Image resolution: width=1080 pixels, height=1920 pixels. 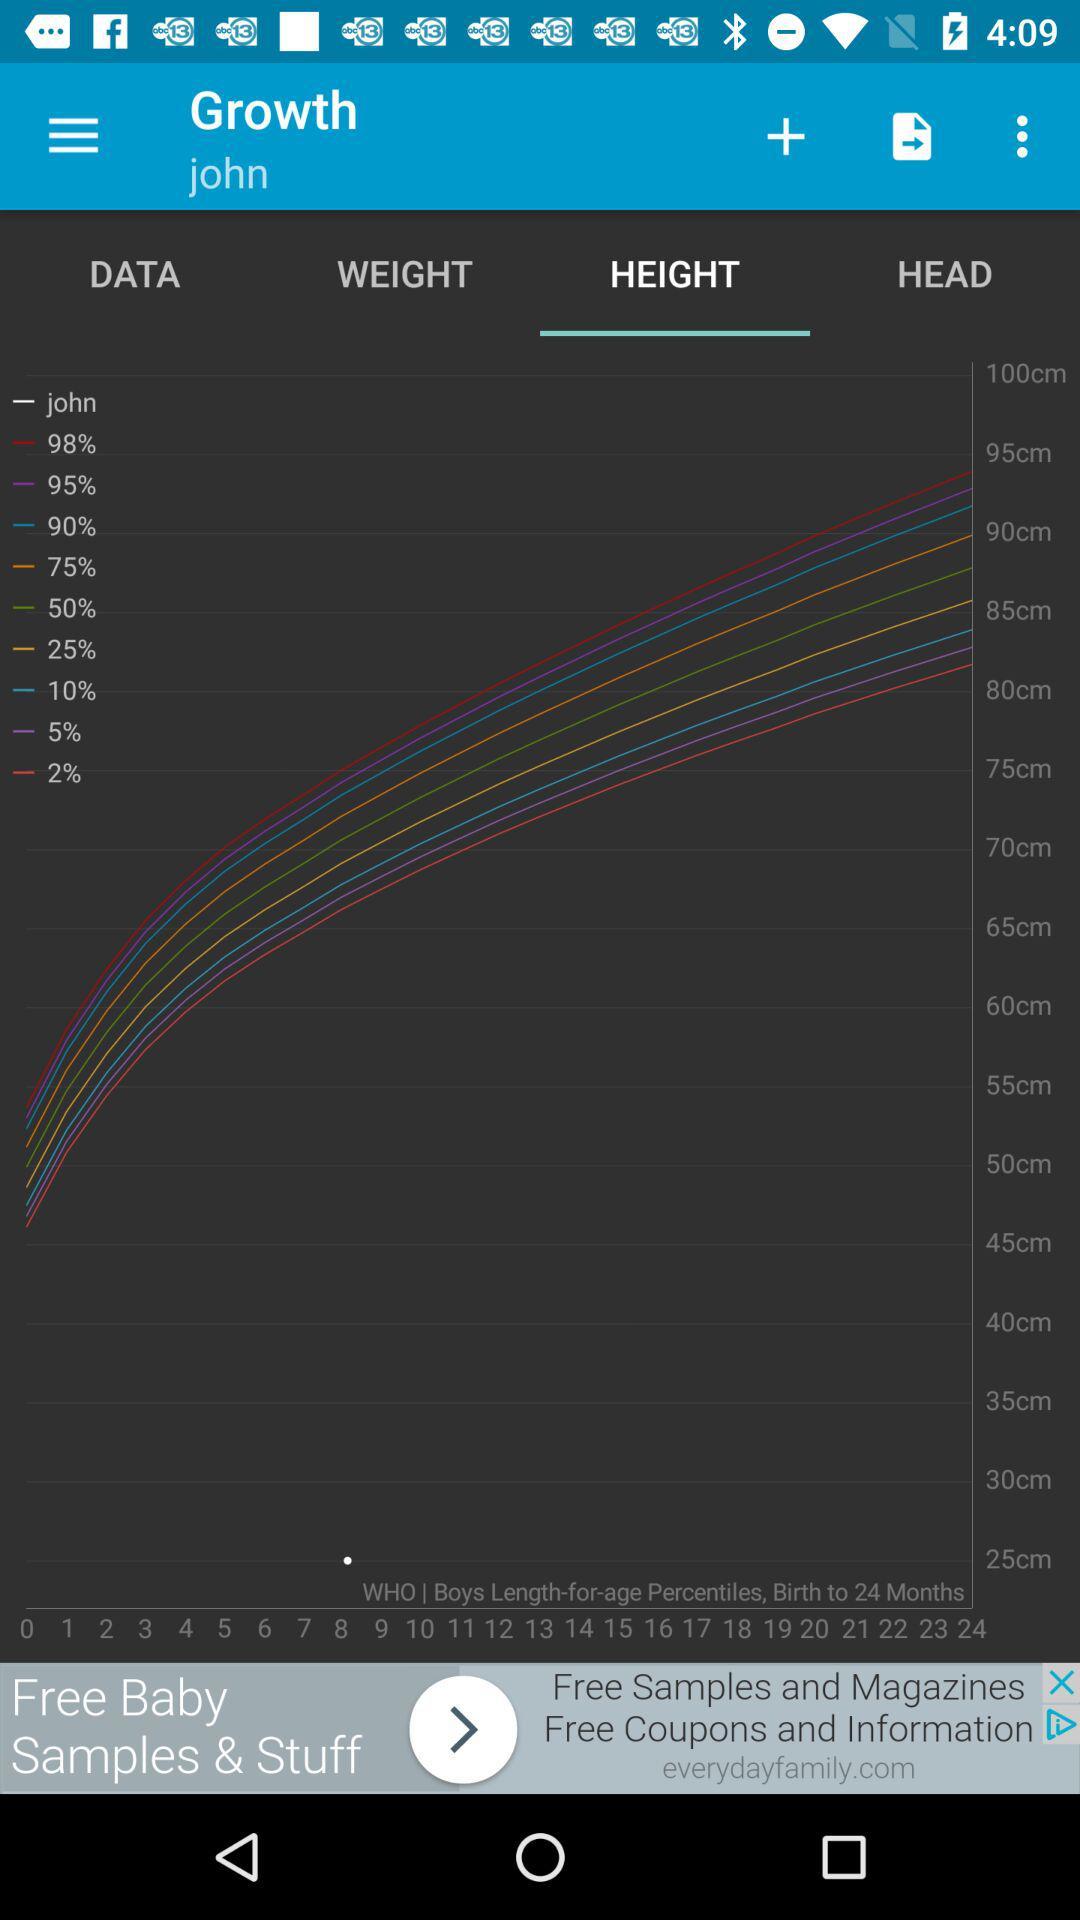 What do you see at coordinates (540, 1727) in the screenshot?
I see `advertising partner` at bounding box center [540, 1727].